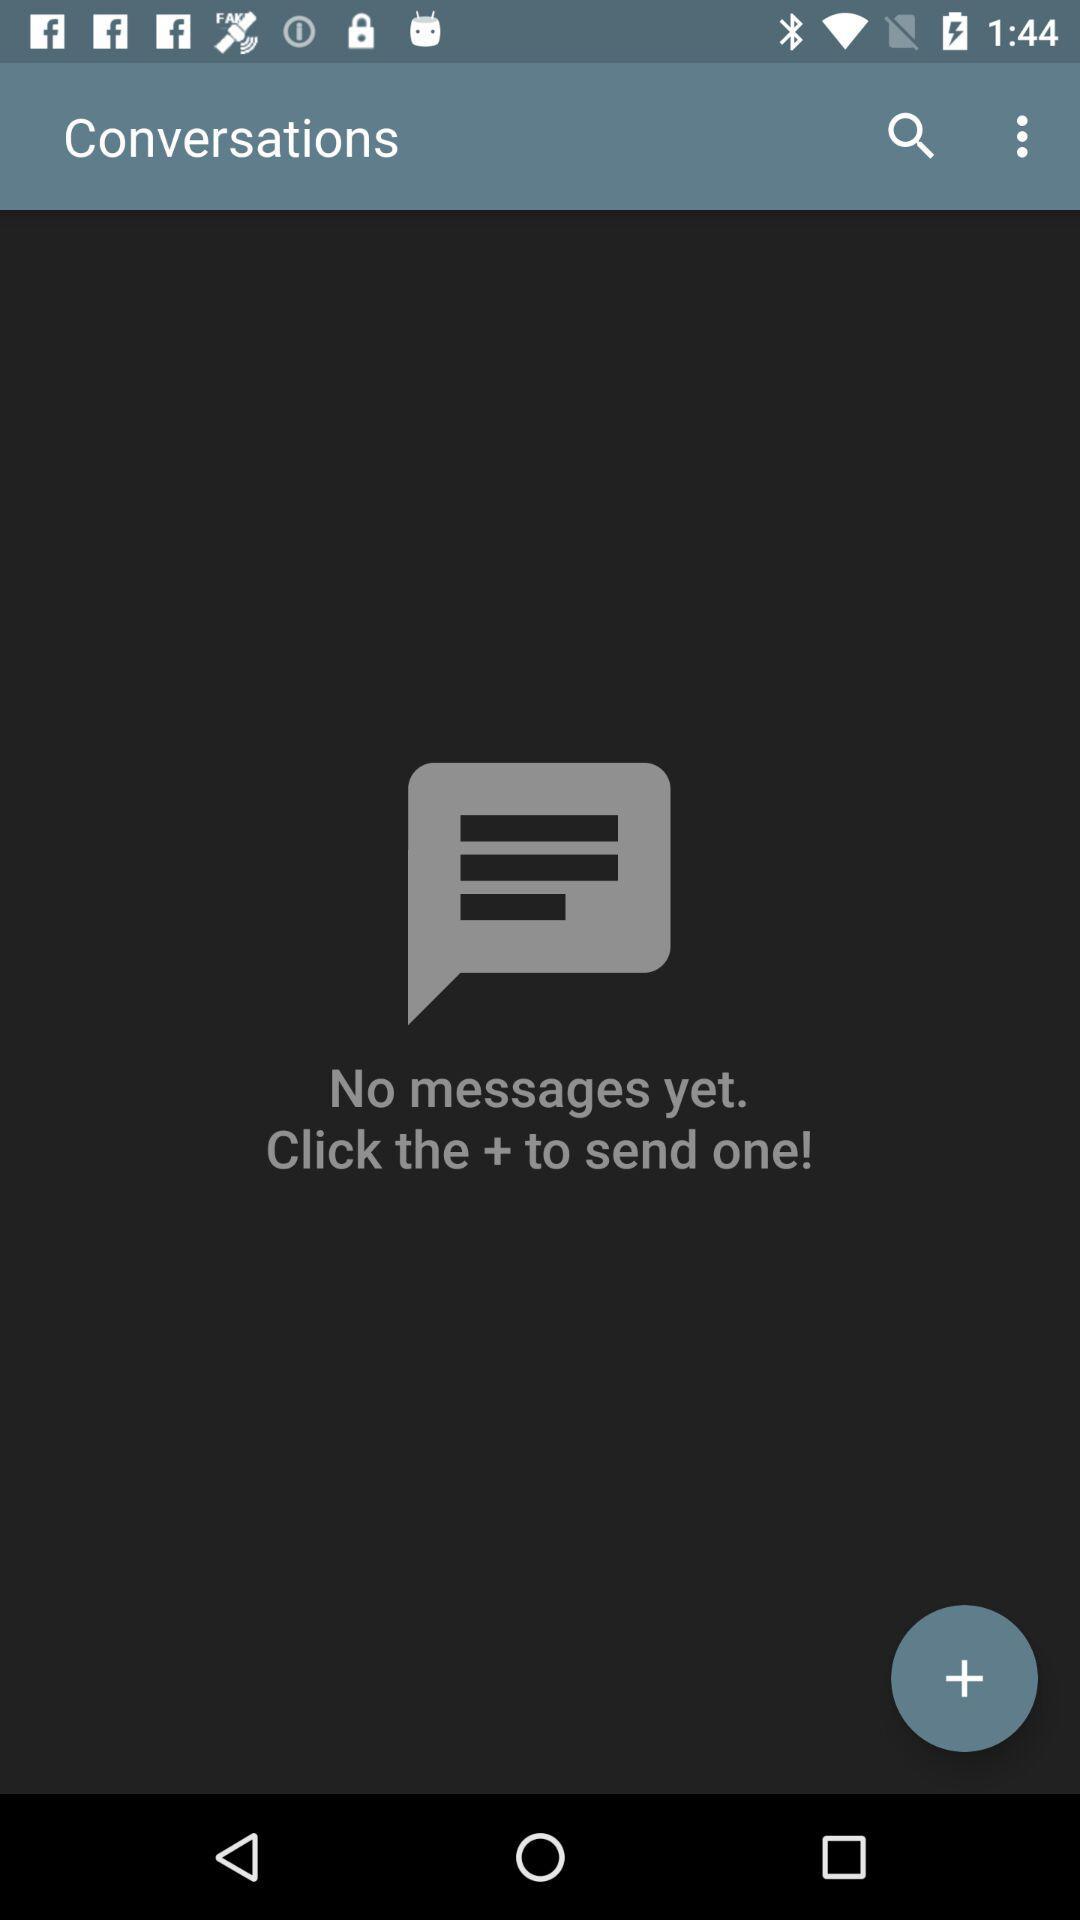 The width and height of the screenshot is (1080, 1920). Describe the element at coordinates (963, 1678) in the screenshot. I see `the add icon` at that location.